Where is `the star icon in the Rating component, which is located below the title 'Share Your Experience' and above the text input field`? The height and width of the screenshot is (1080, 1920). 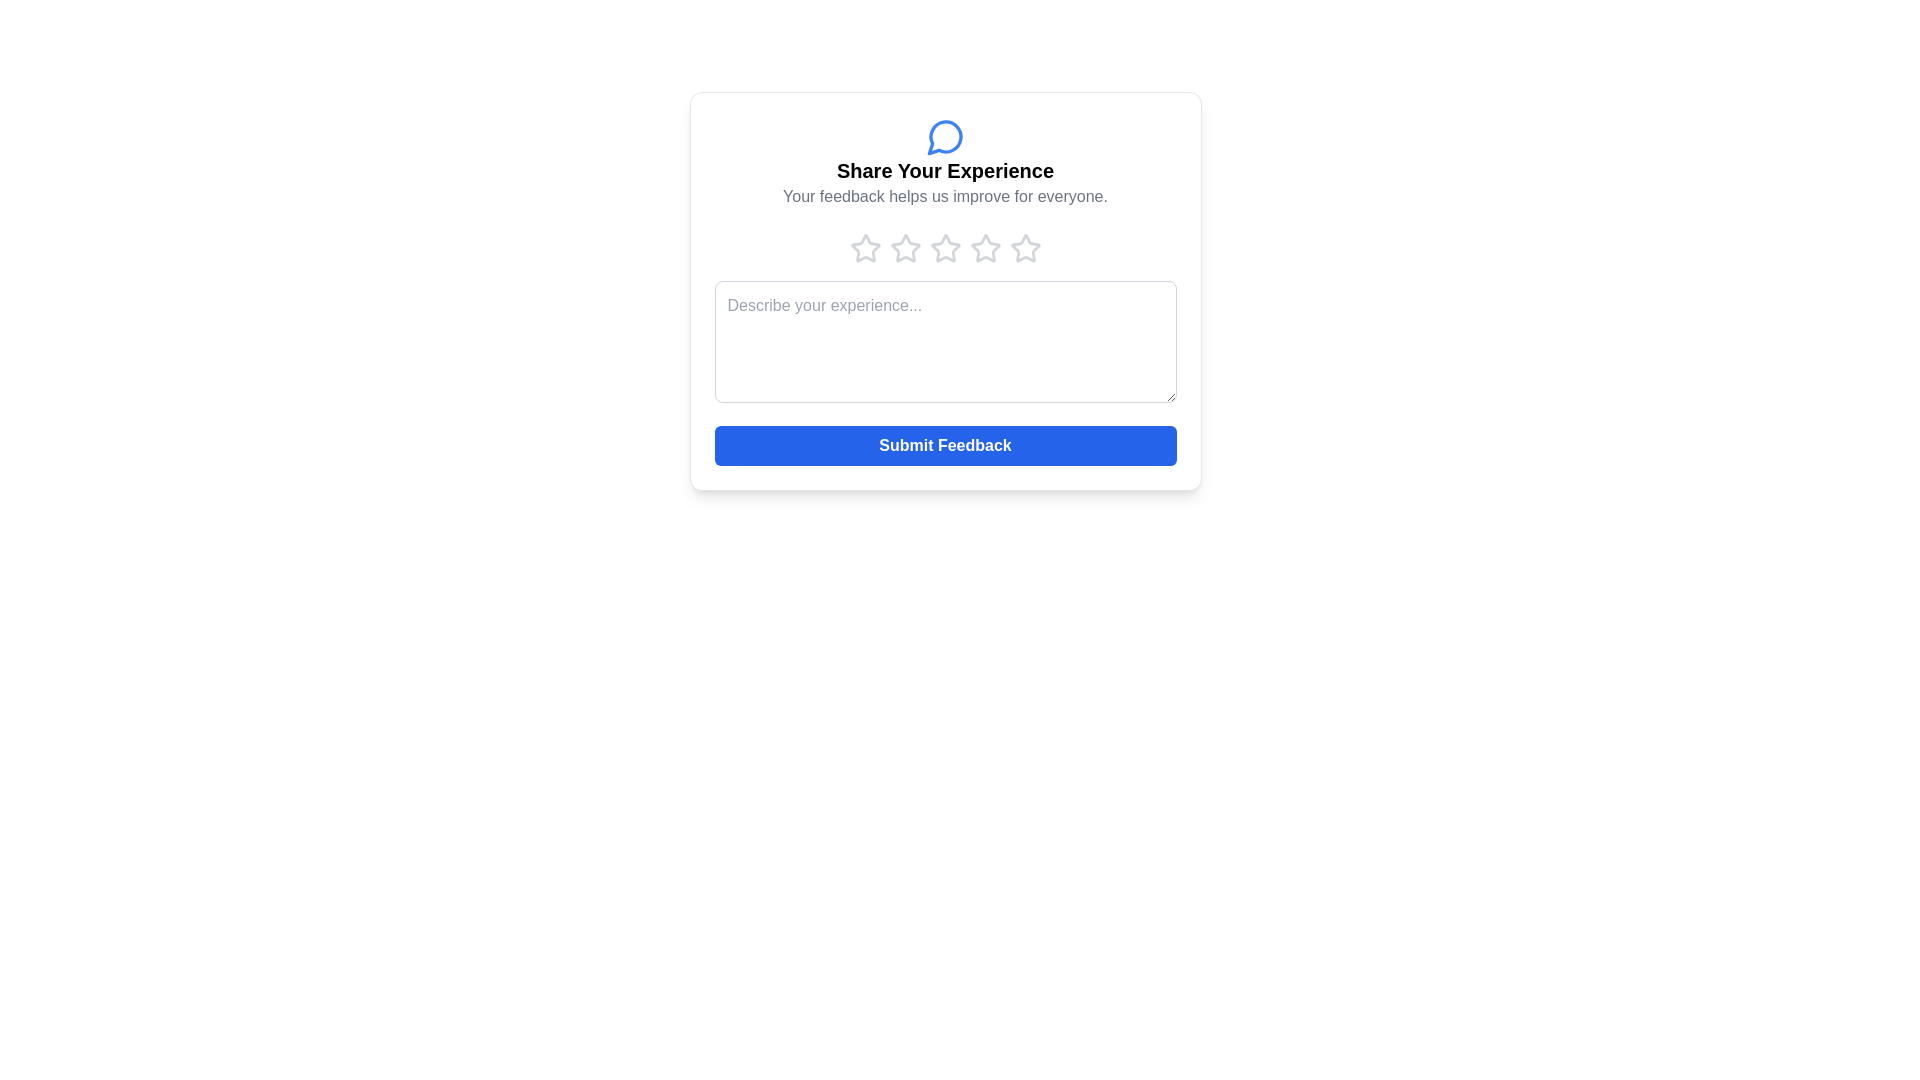
the star icon in the Rating component, which is located below the title 'Share Your Experience' and above the text input field is located at coordinates (944, 248).